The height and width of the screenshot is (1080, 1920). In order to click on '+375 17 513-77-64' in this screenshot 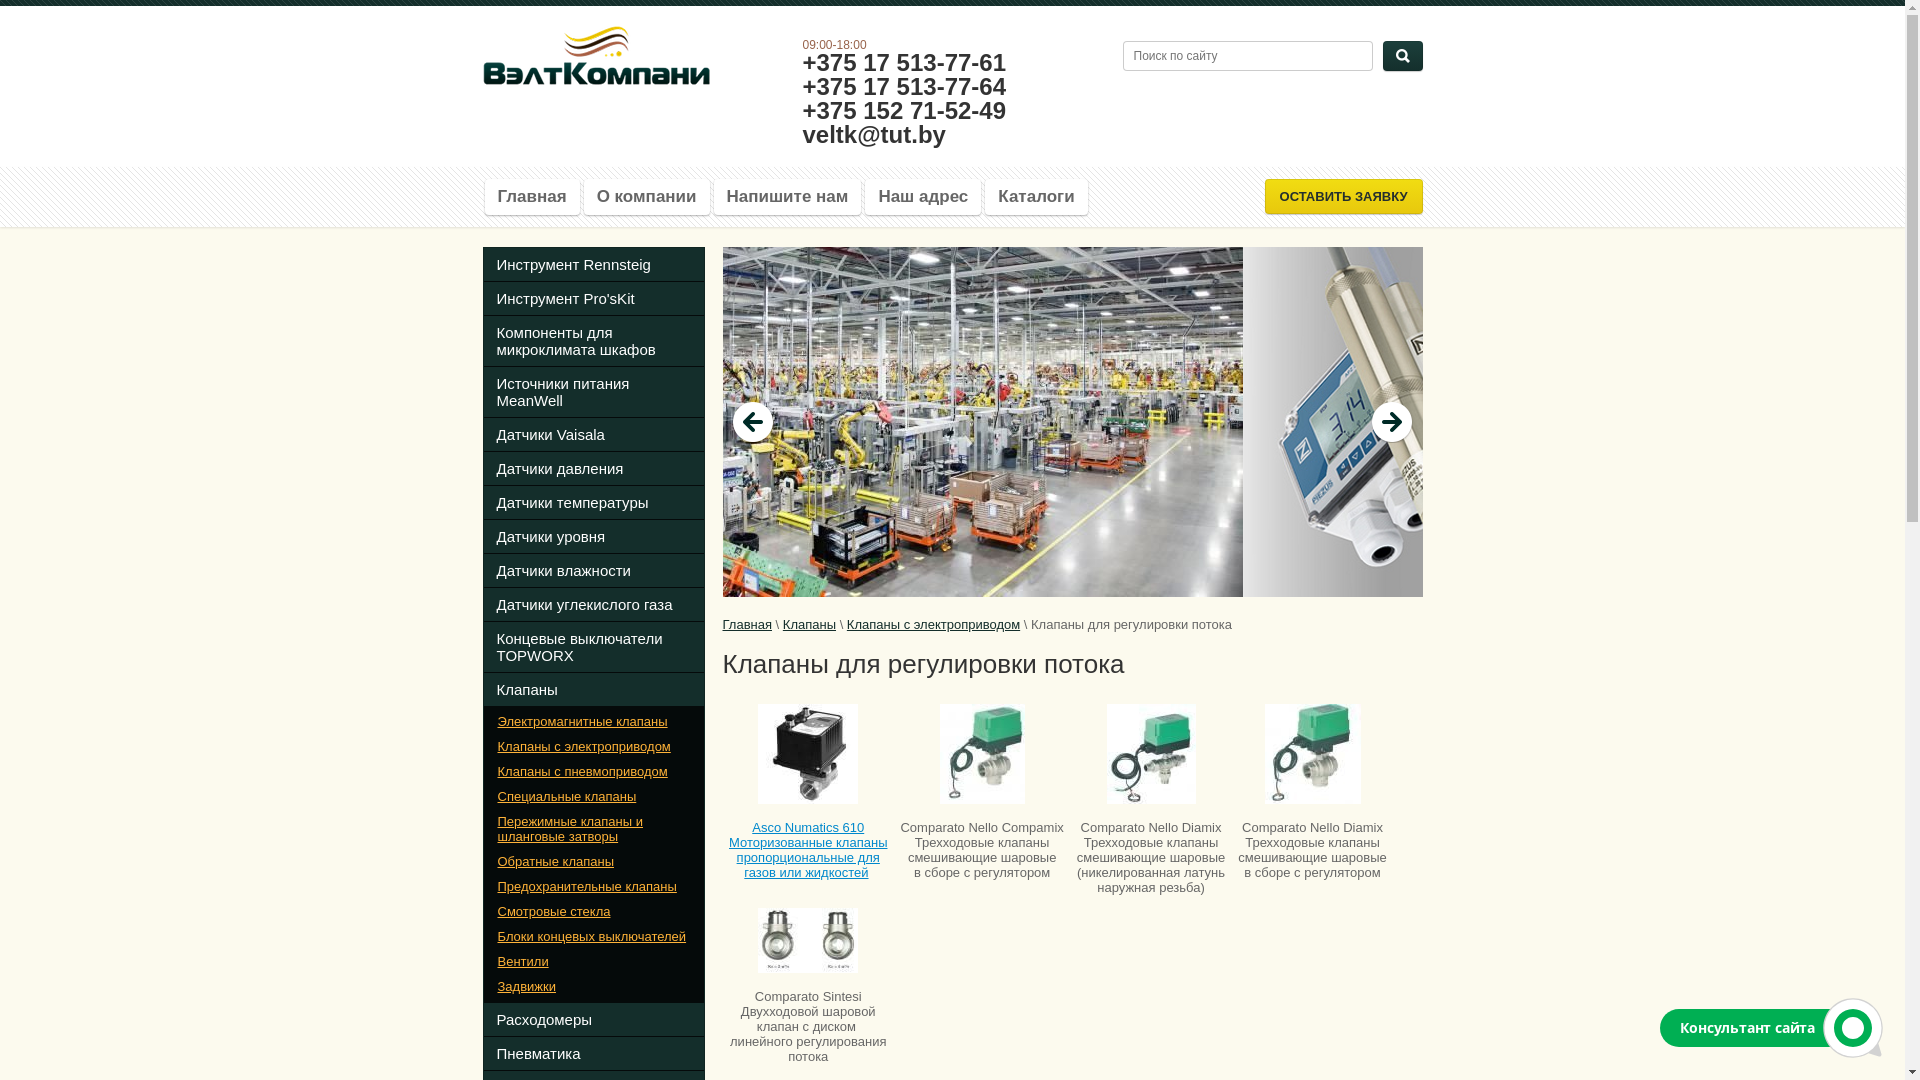, I will do `click(902, 85)`.